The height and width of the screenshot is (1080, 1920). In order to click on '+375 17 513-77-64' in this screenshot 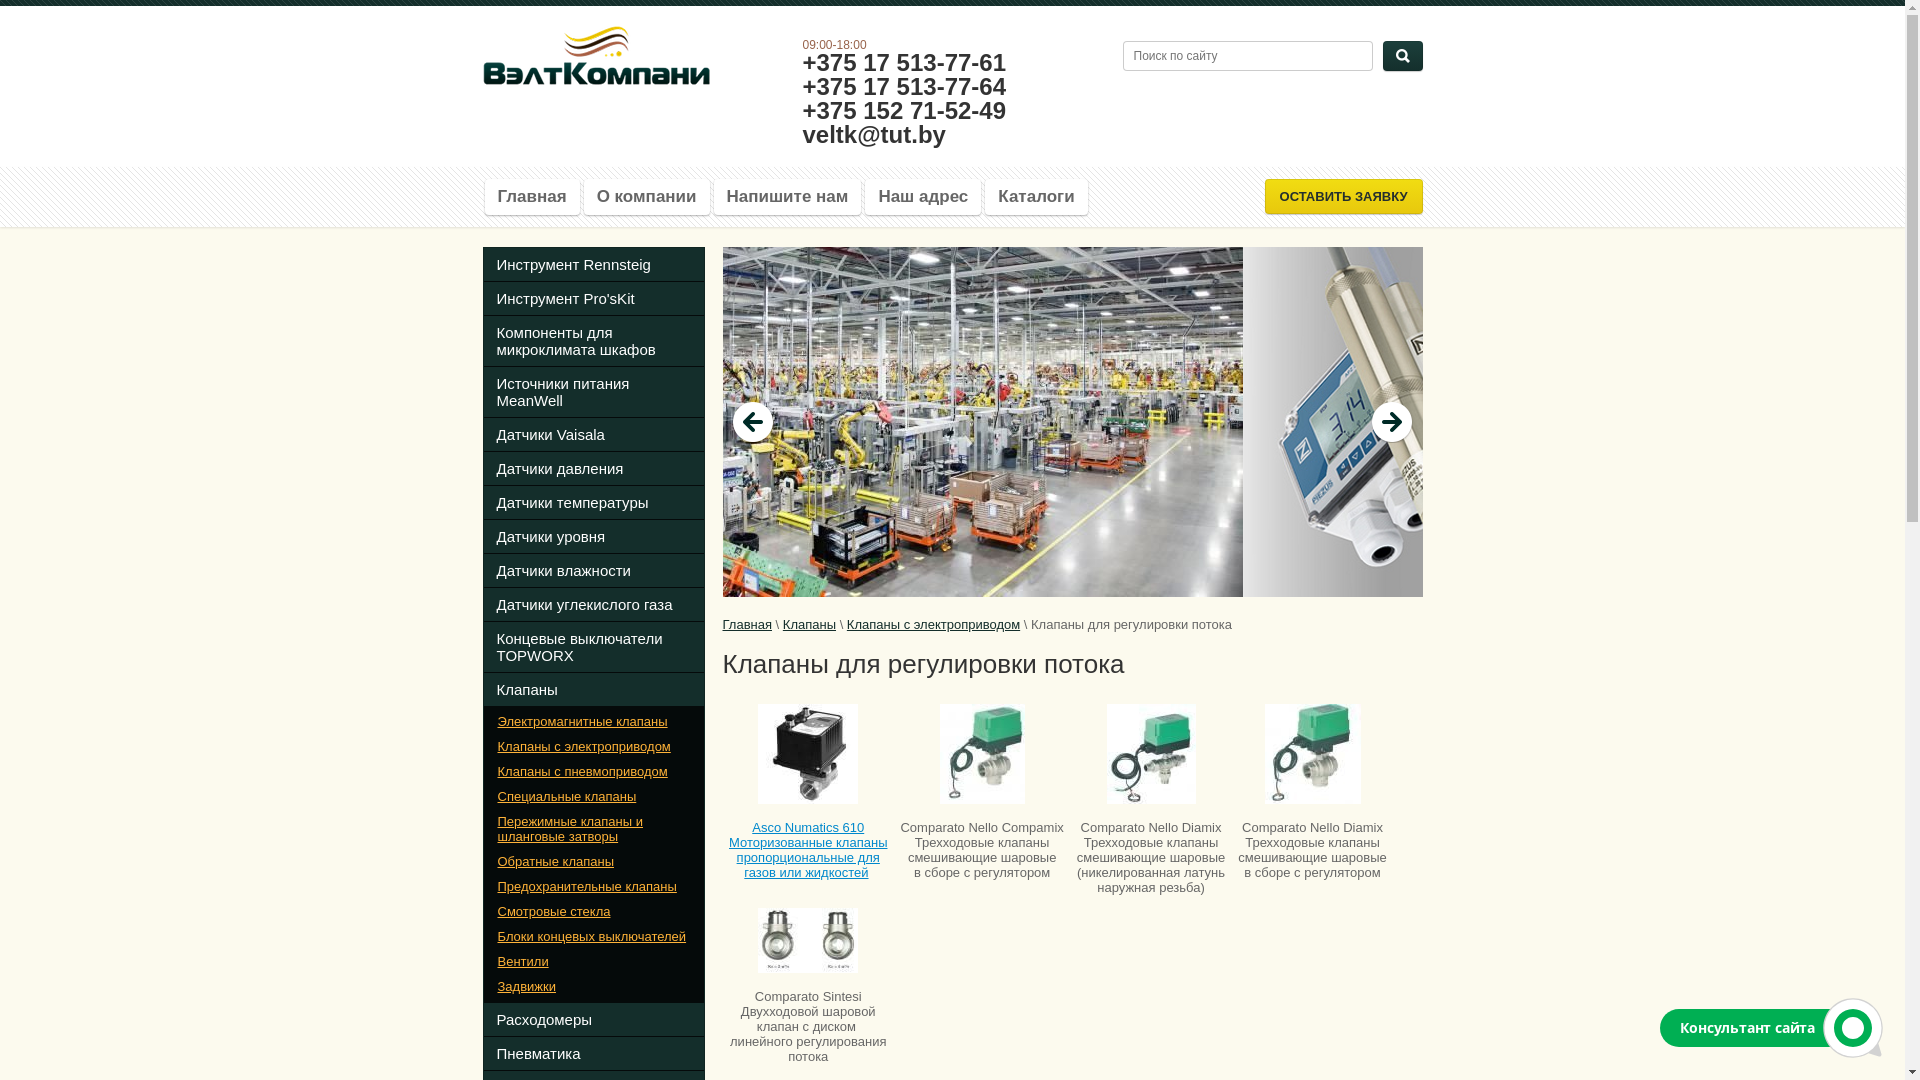, I will do `click(902, 85)`.